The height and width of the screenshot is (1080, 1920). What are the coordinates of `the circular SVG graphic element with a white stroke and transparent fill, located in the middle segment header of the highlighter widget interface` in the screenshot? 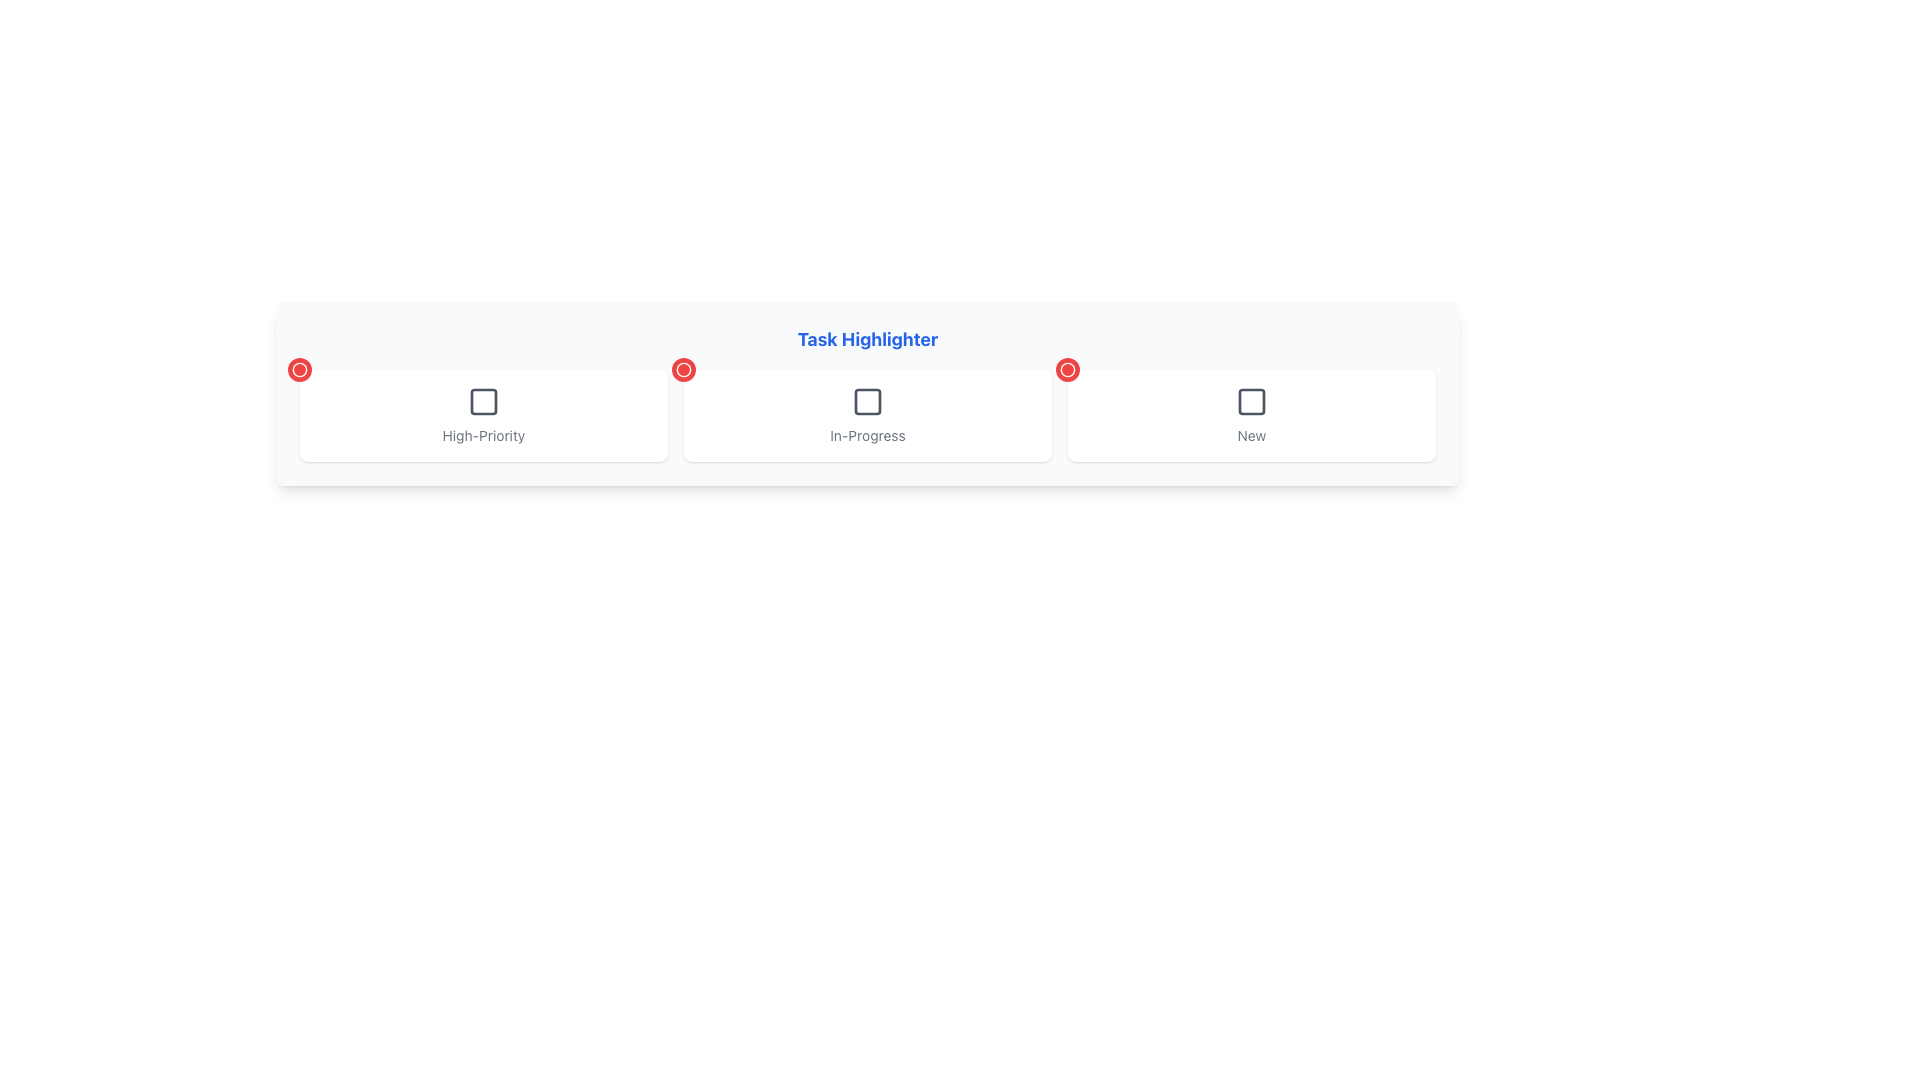 It's located at (1067, 370).